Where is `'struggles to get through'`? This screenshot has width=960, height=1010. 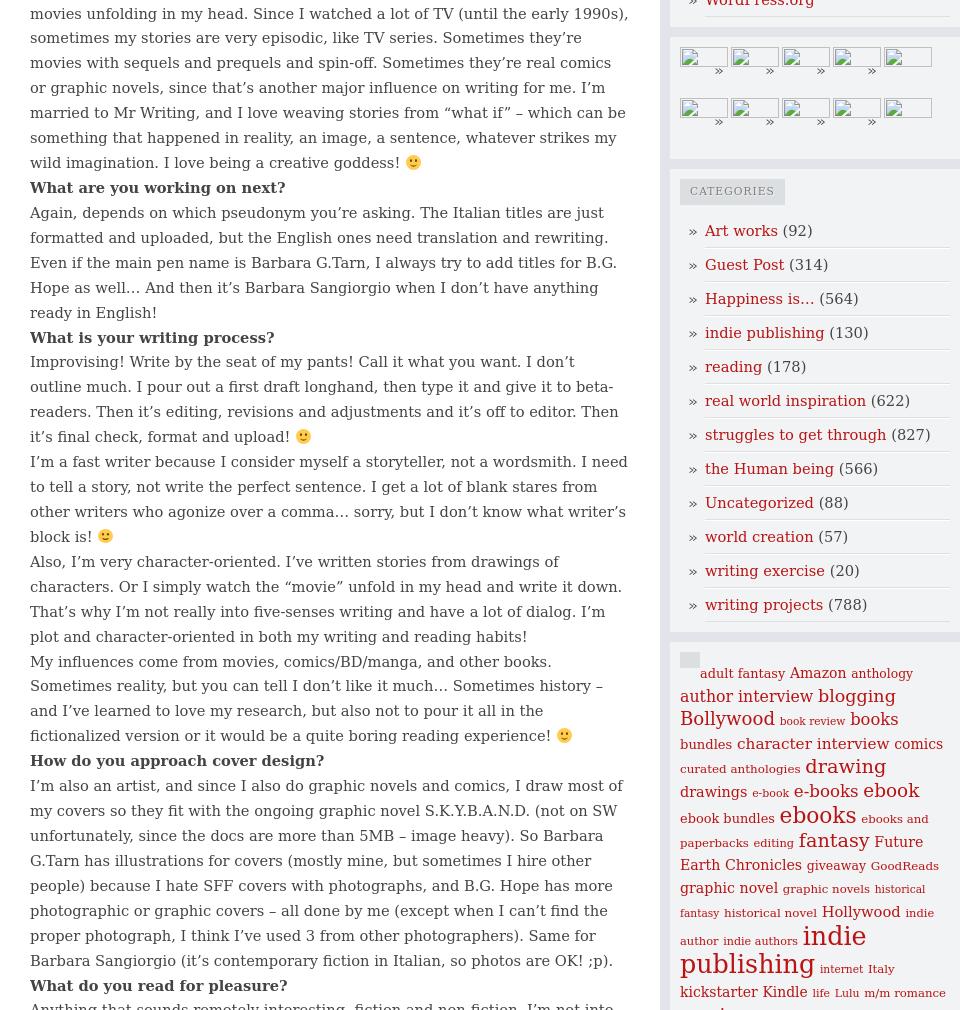 'struggles to get through' is located at coordinates (795, 434).